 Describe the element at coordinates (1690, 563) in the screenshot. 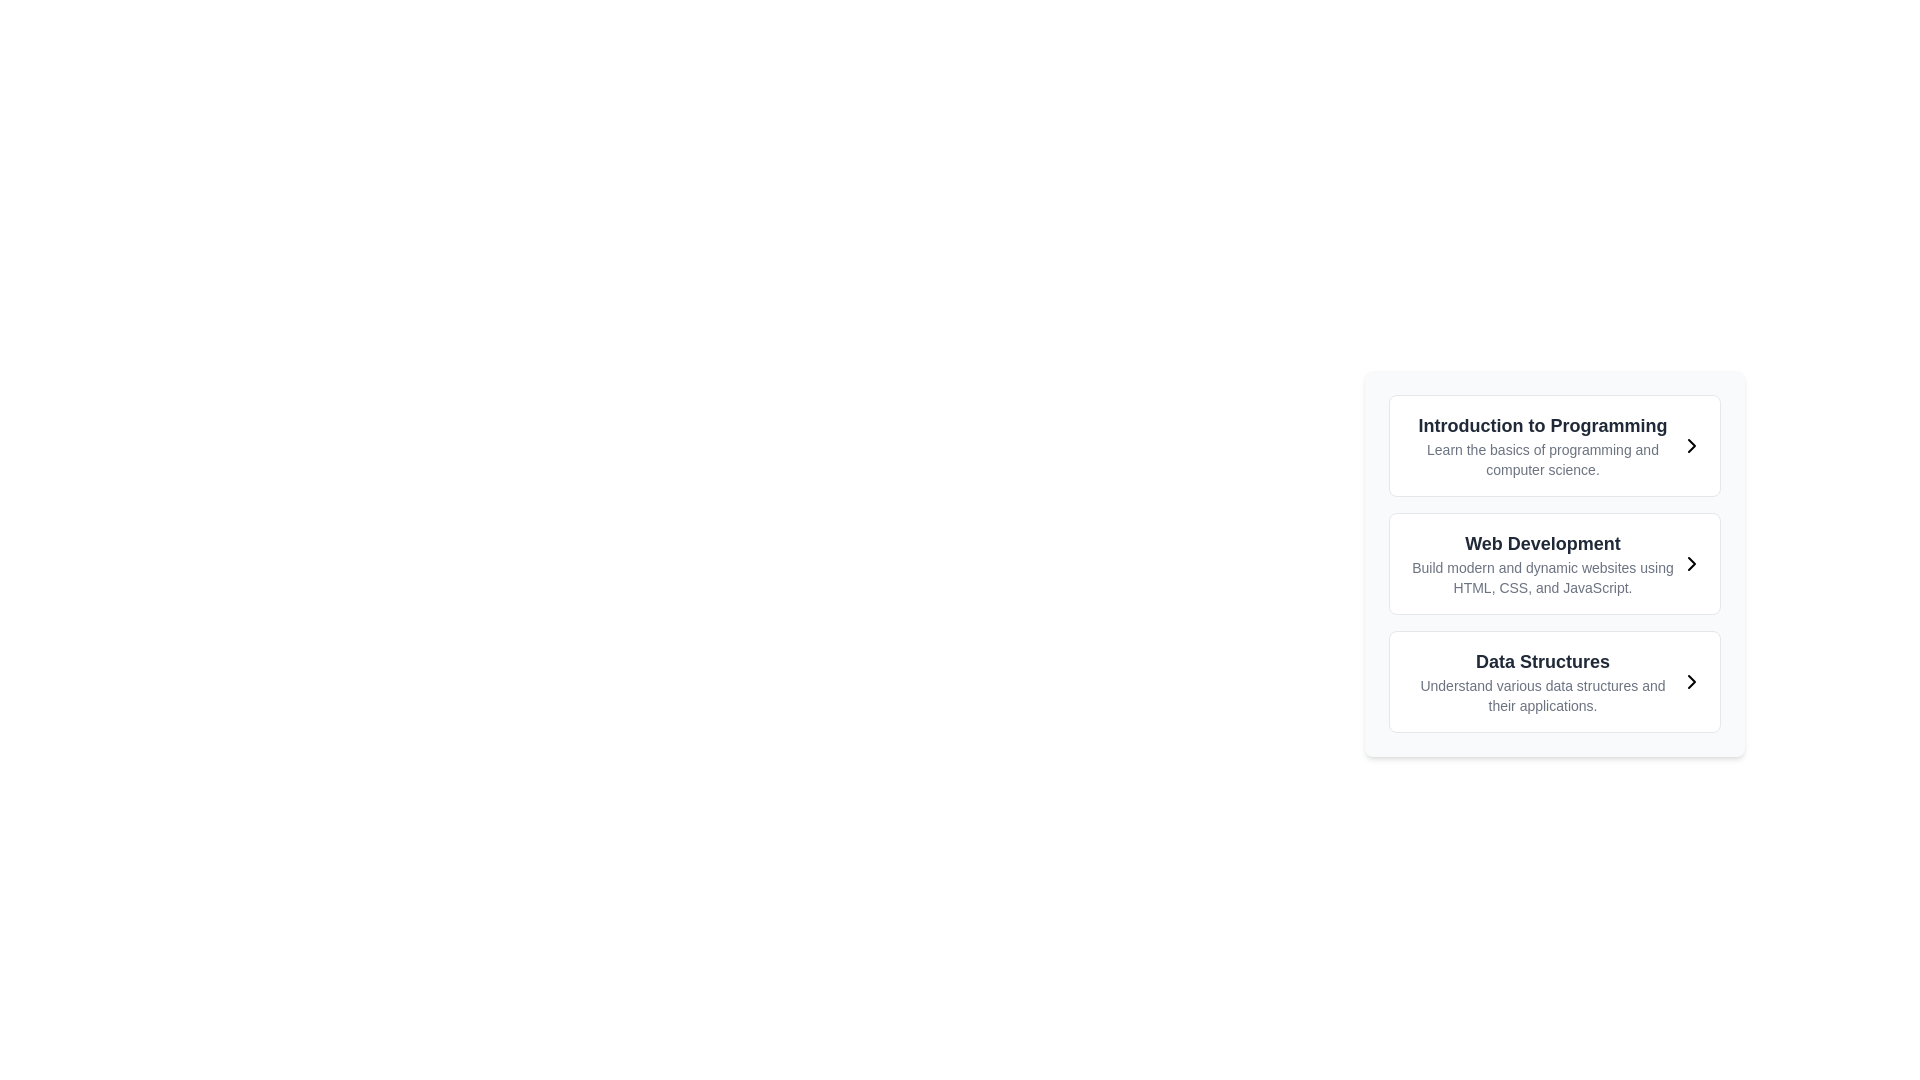

I see `the rightward-pointing chevron icon located at the rightmost edge of the 'Web Development' card` at that location.